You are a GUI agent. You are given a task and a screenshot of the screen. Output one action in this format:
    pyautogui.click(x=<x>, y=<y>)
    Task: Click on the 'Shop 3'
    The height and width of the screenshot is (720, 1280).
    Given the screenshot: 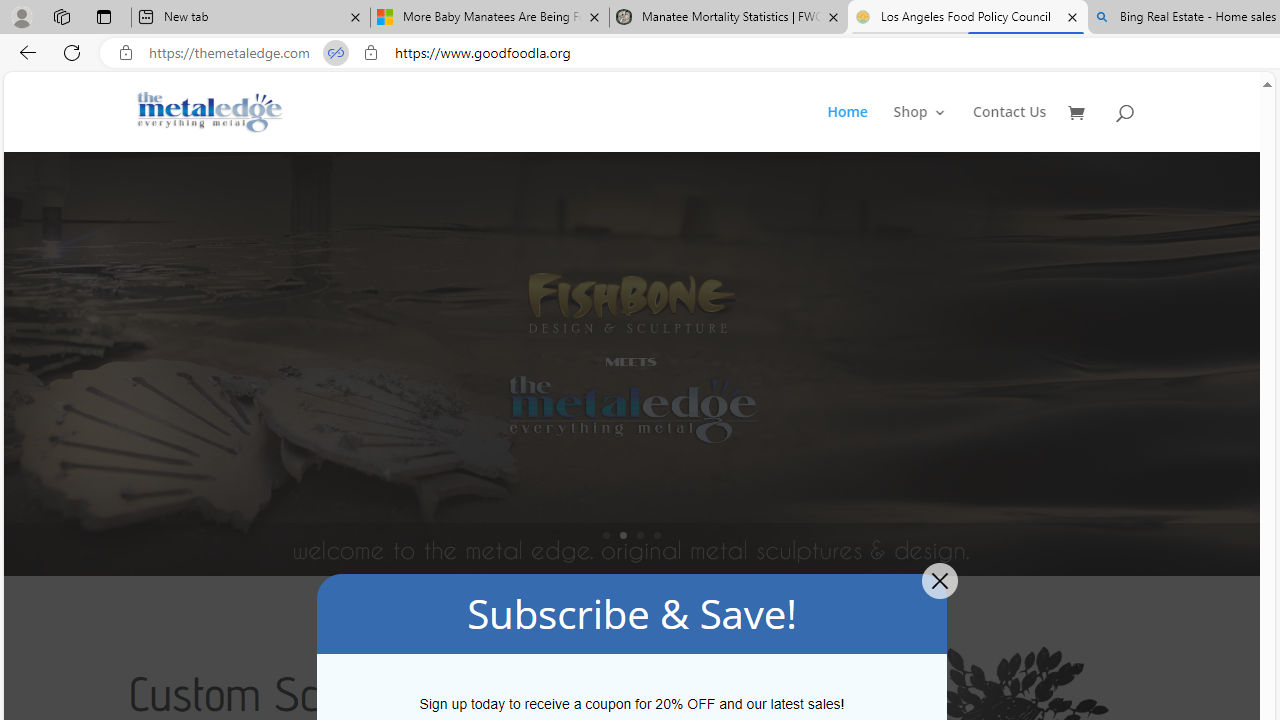 What is the action you would take?
    pyautogui.click(x=919, y=128)
    